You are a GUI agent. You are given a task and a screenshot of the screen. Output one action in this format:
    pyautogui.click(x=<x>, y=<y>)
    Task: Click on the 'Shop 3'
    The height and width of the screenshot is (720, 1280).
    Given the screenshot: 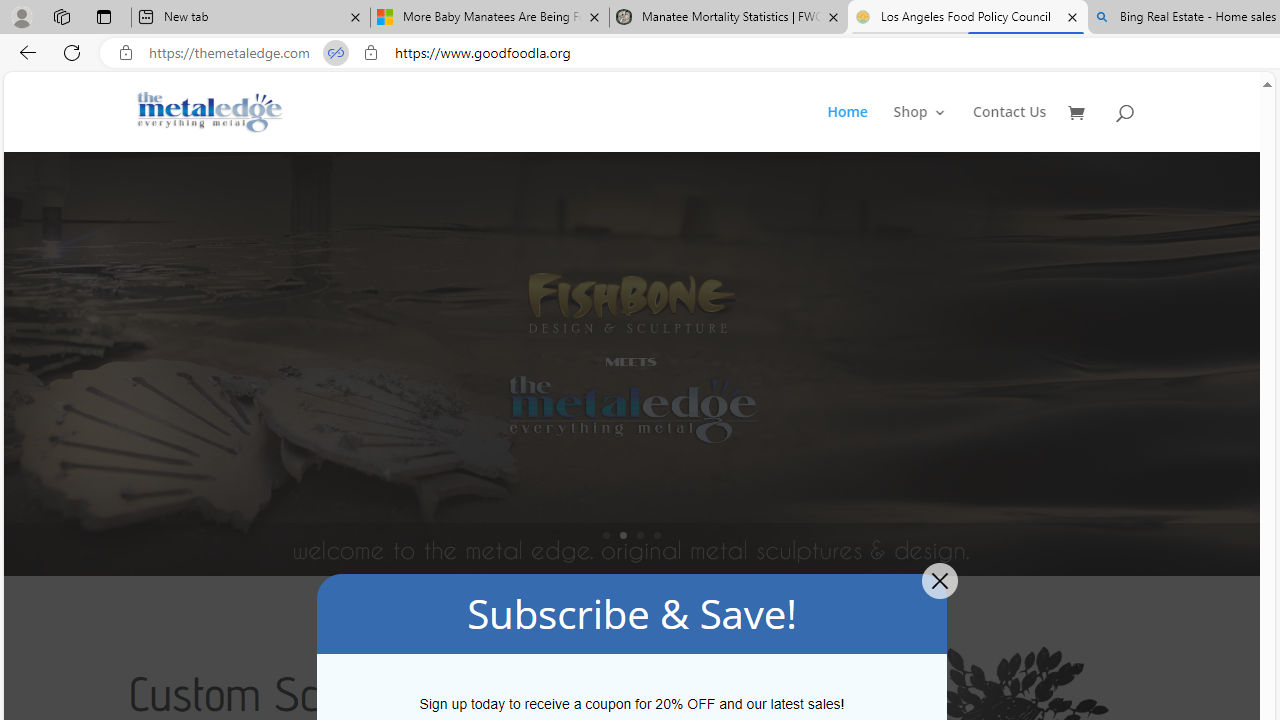 What is the action you would take?
    pyautogui.click(x=919, y=128)
    